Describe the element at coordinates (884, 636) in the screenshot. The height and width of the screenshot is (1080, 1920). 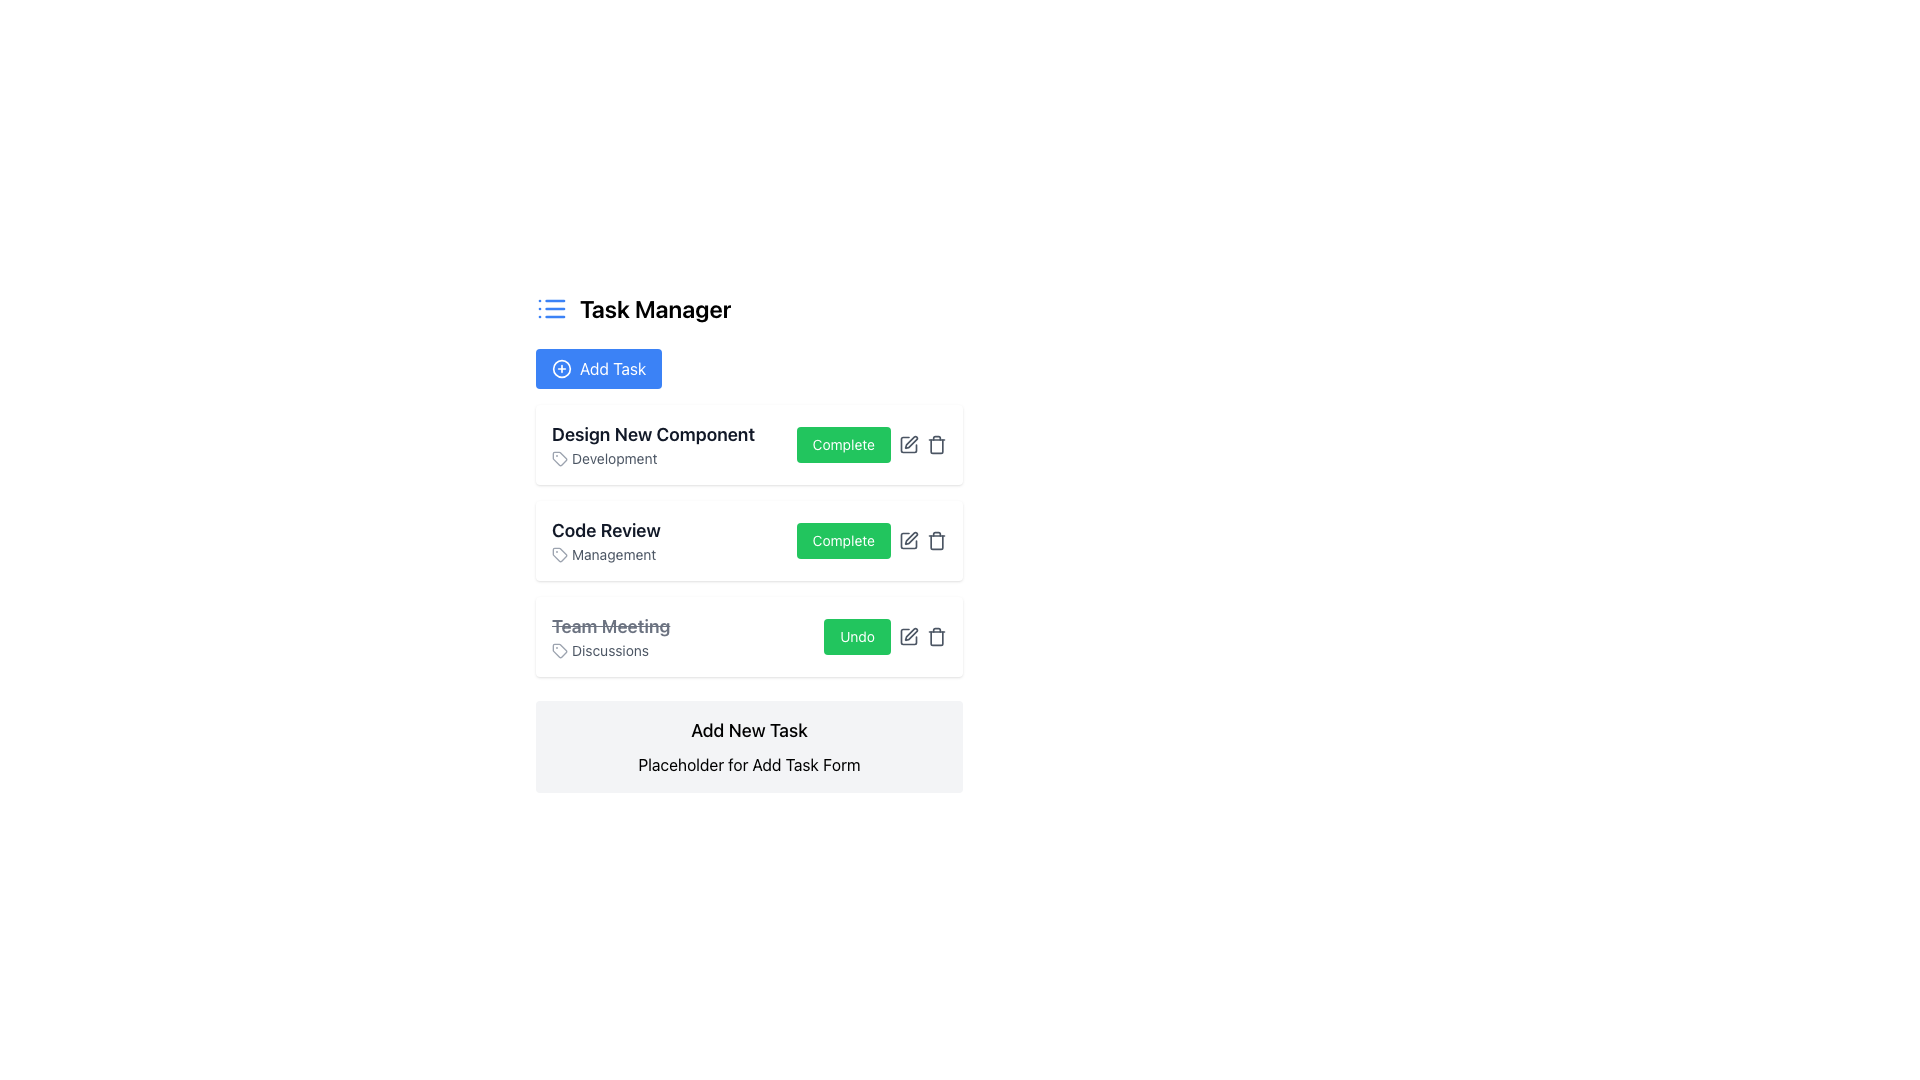
I see `the undo button located in the third task row under 'Team Meeting', positioned between the edit pencil icon and the delete trash can icon` at that location.